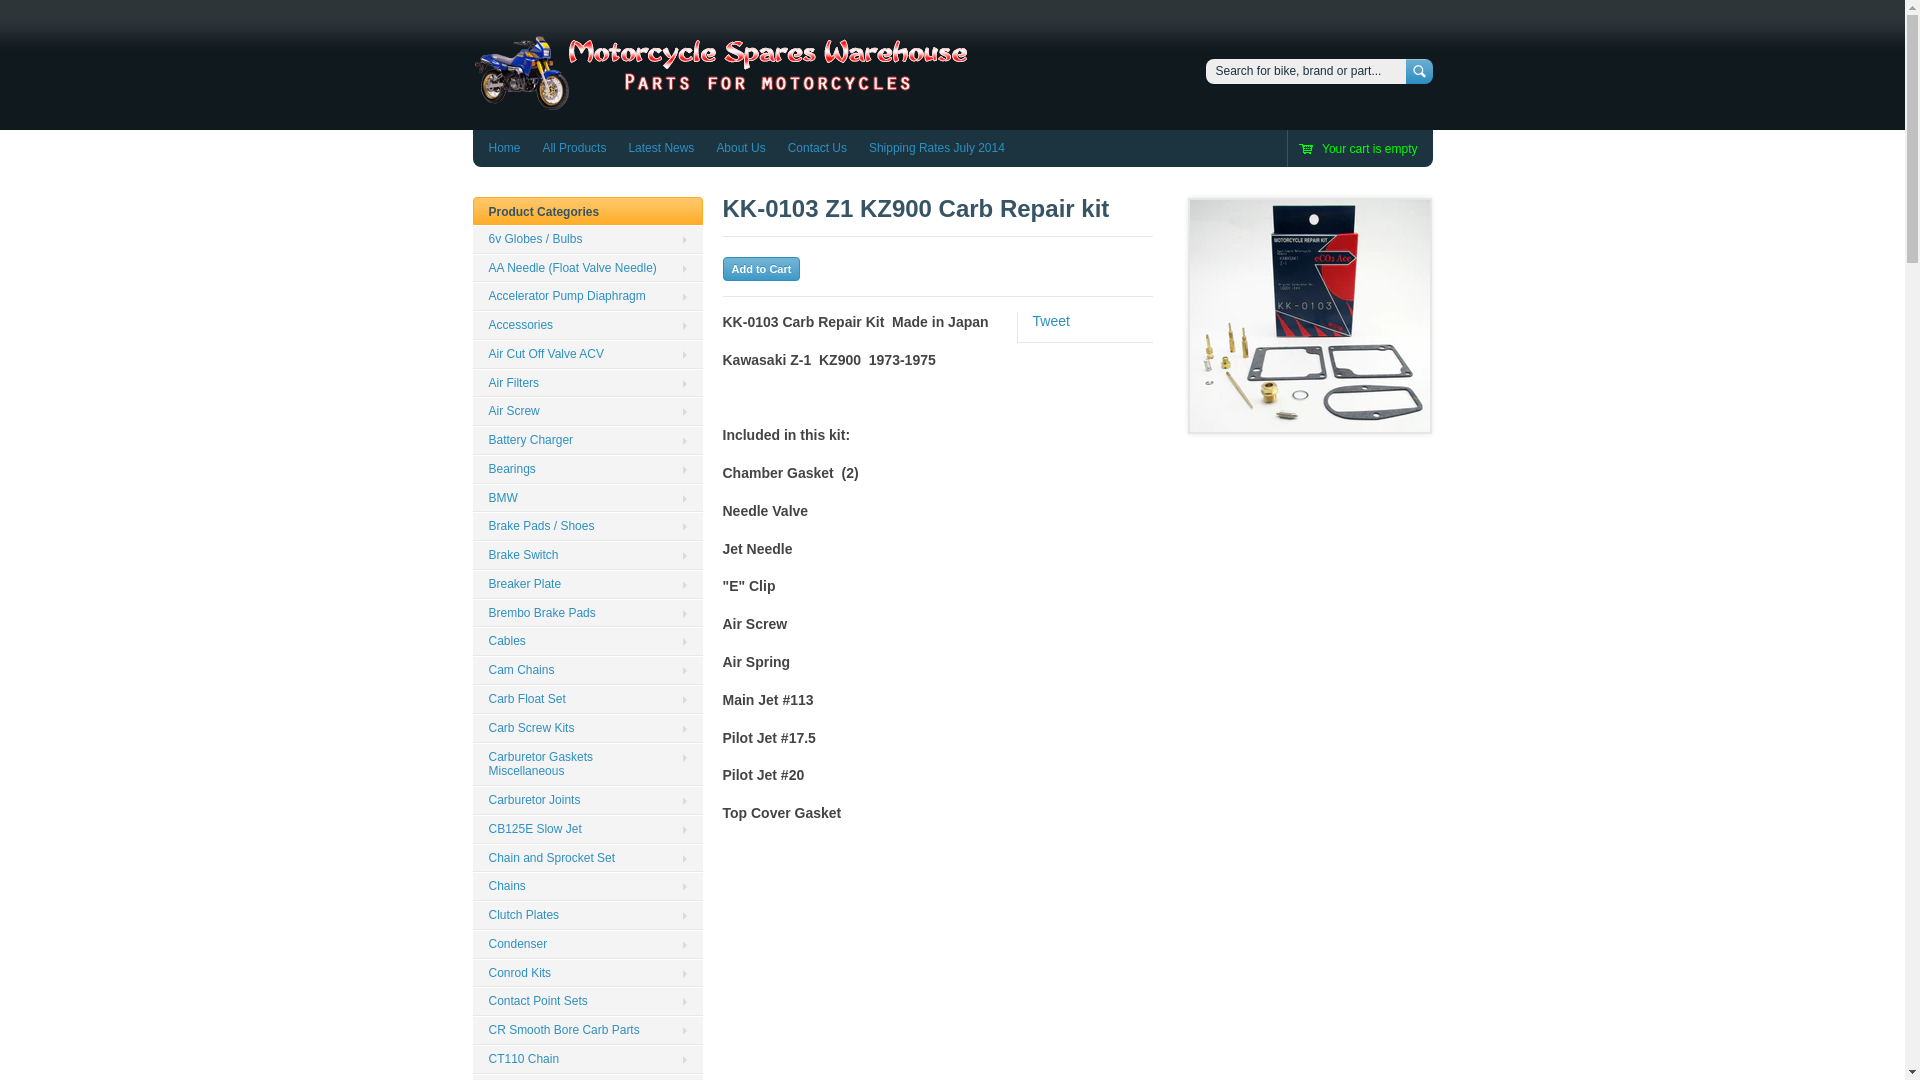  Describe the element at coordinates (585, 829) in the screenshot. I see `'CB125E Slow Jet'` at that location.